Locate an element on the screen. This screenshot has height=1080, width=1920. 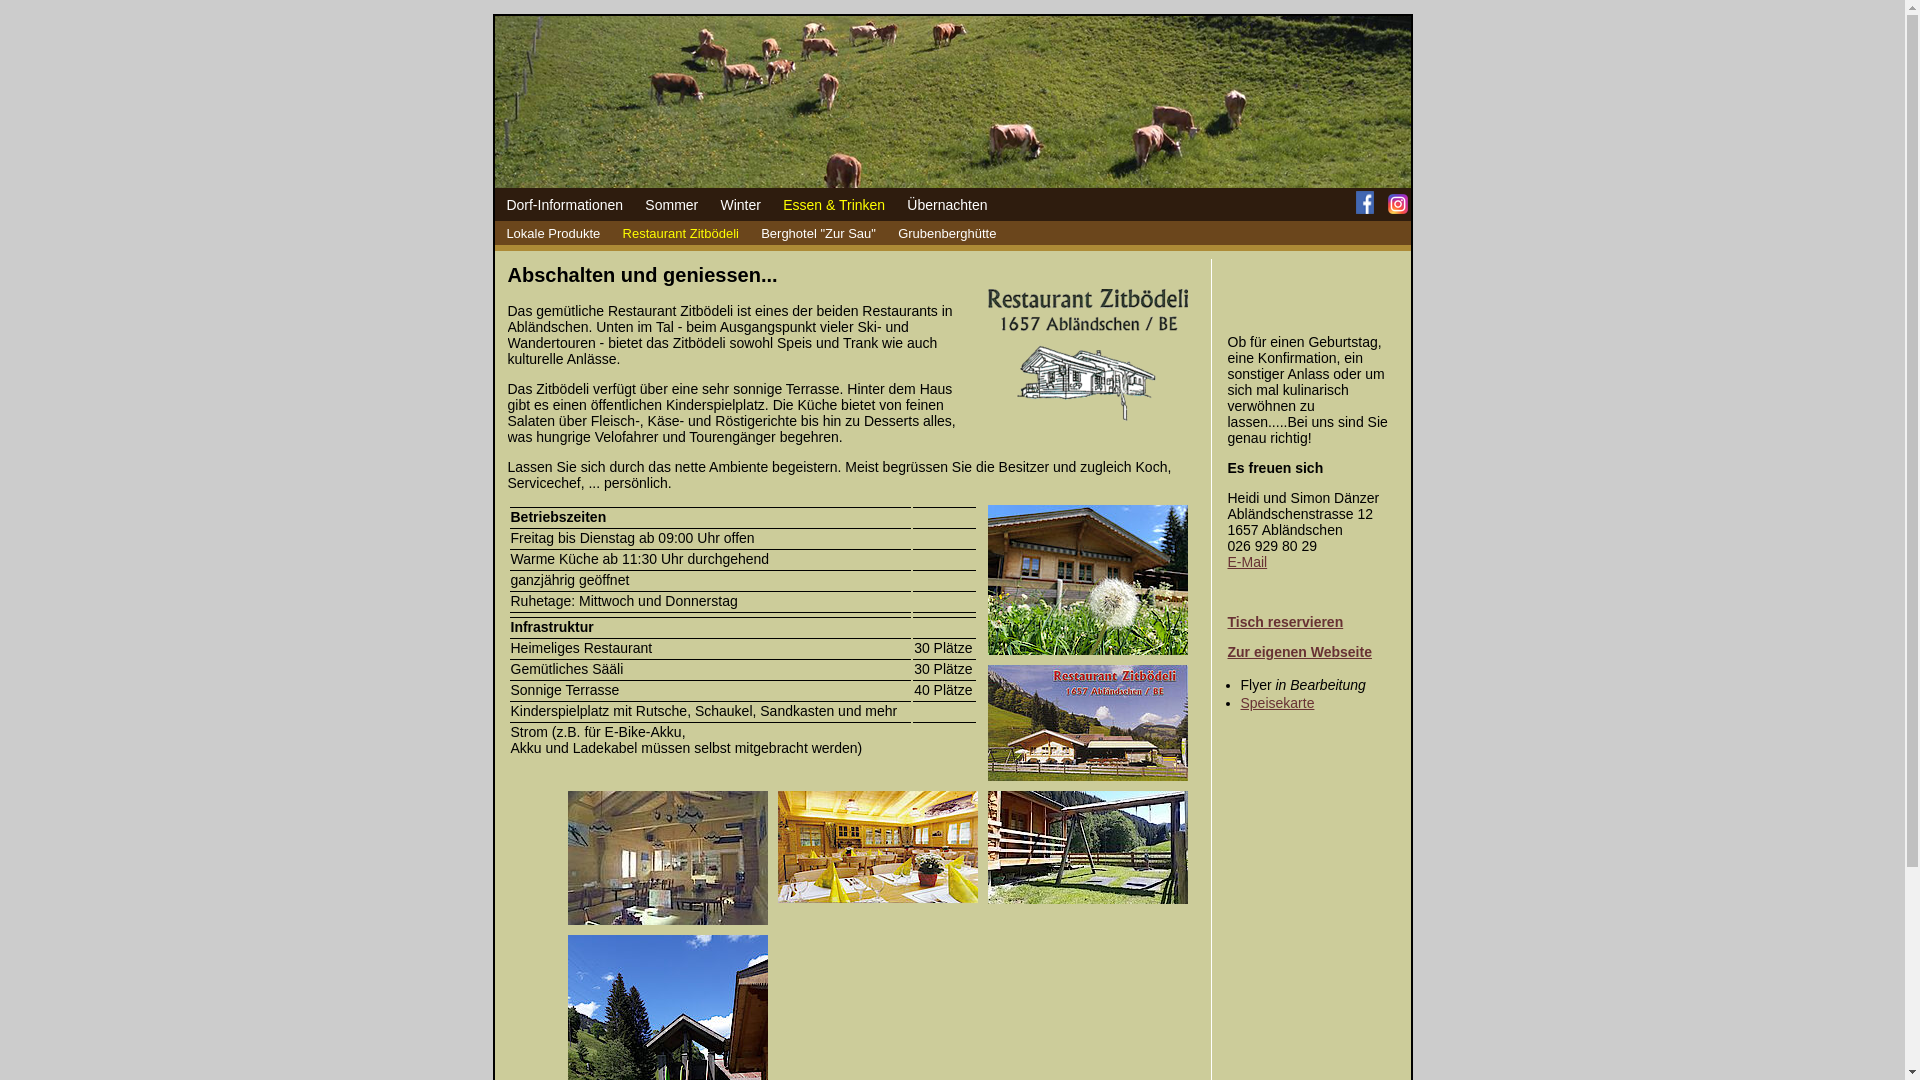
'Zur eigenen Webseite' is located at coordinates (1300, 651).